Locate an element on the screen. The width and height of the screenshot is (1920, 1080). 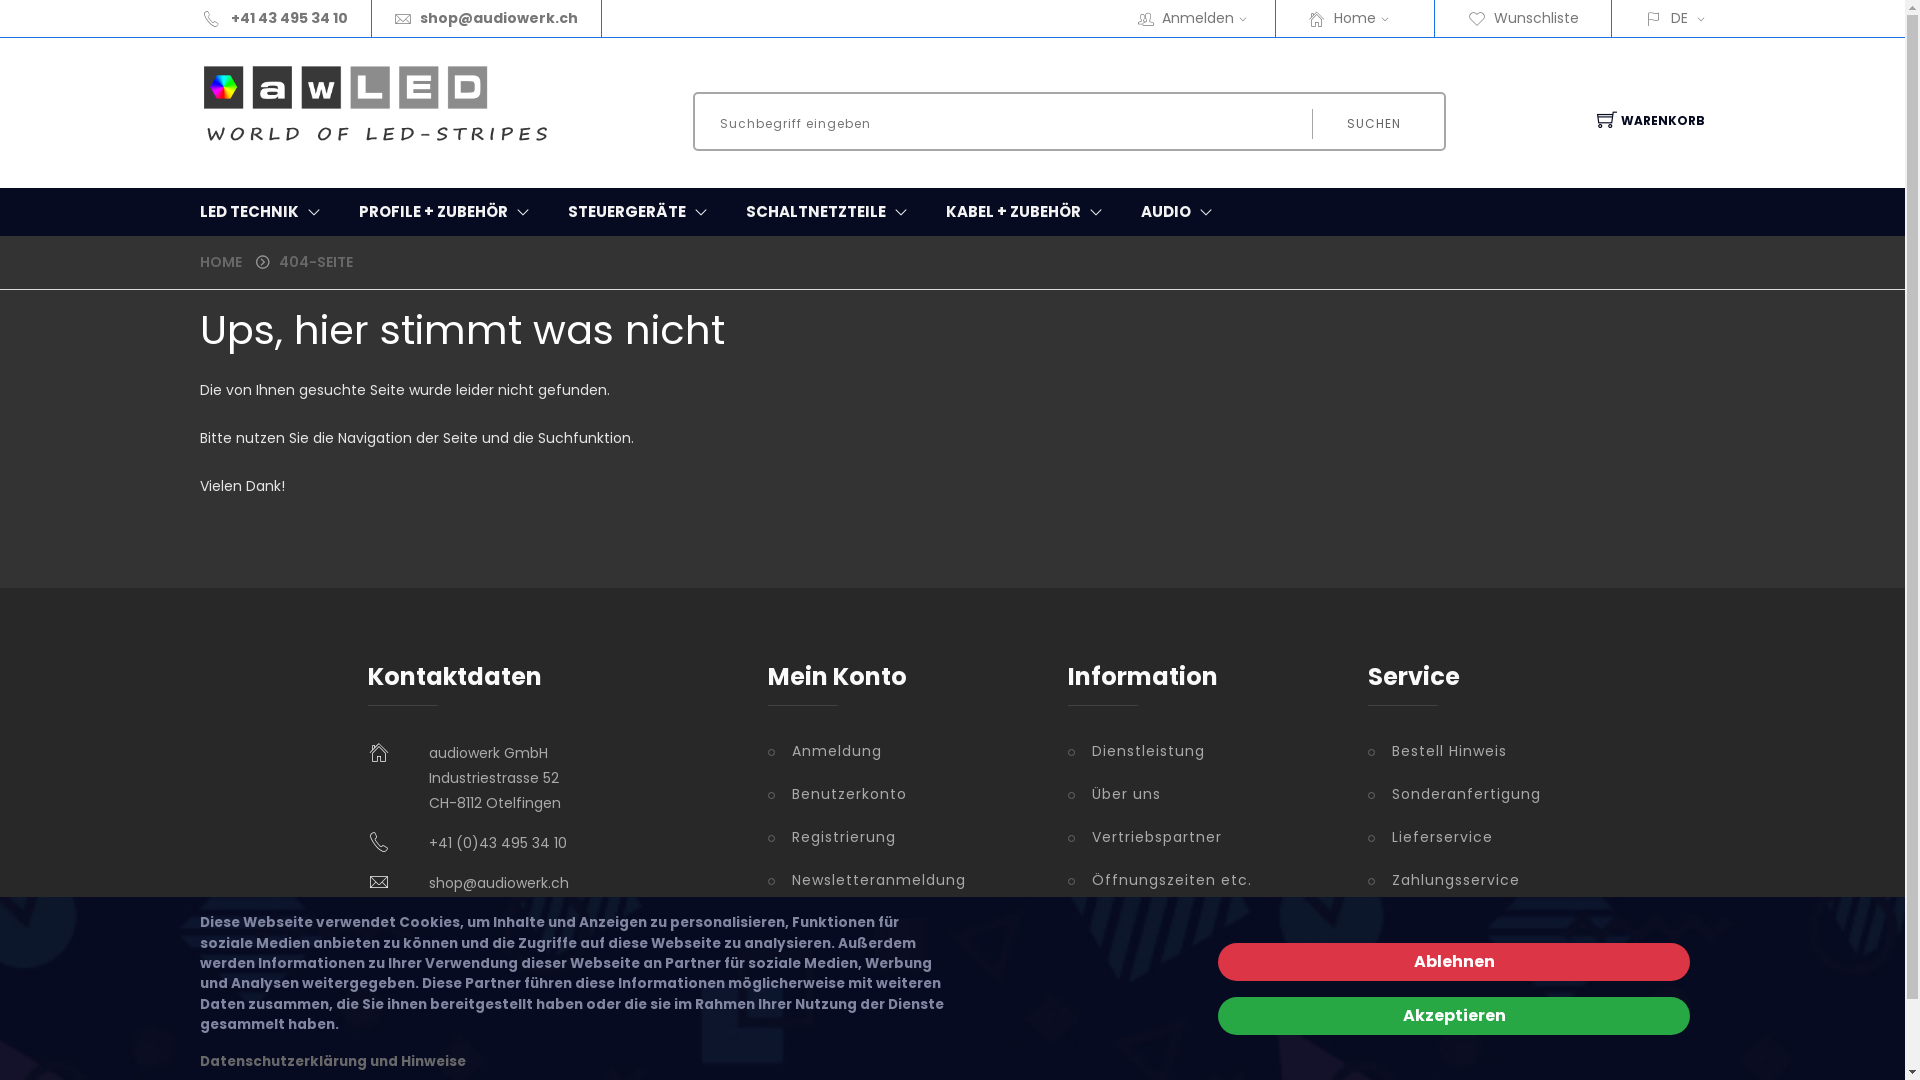
'Registrierung' is located at coordinates (767, 837).